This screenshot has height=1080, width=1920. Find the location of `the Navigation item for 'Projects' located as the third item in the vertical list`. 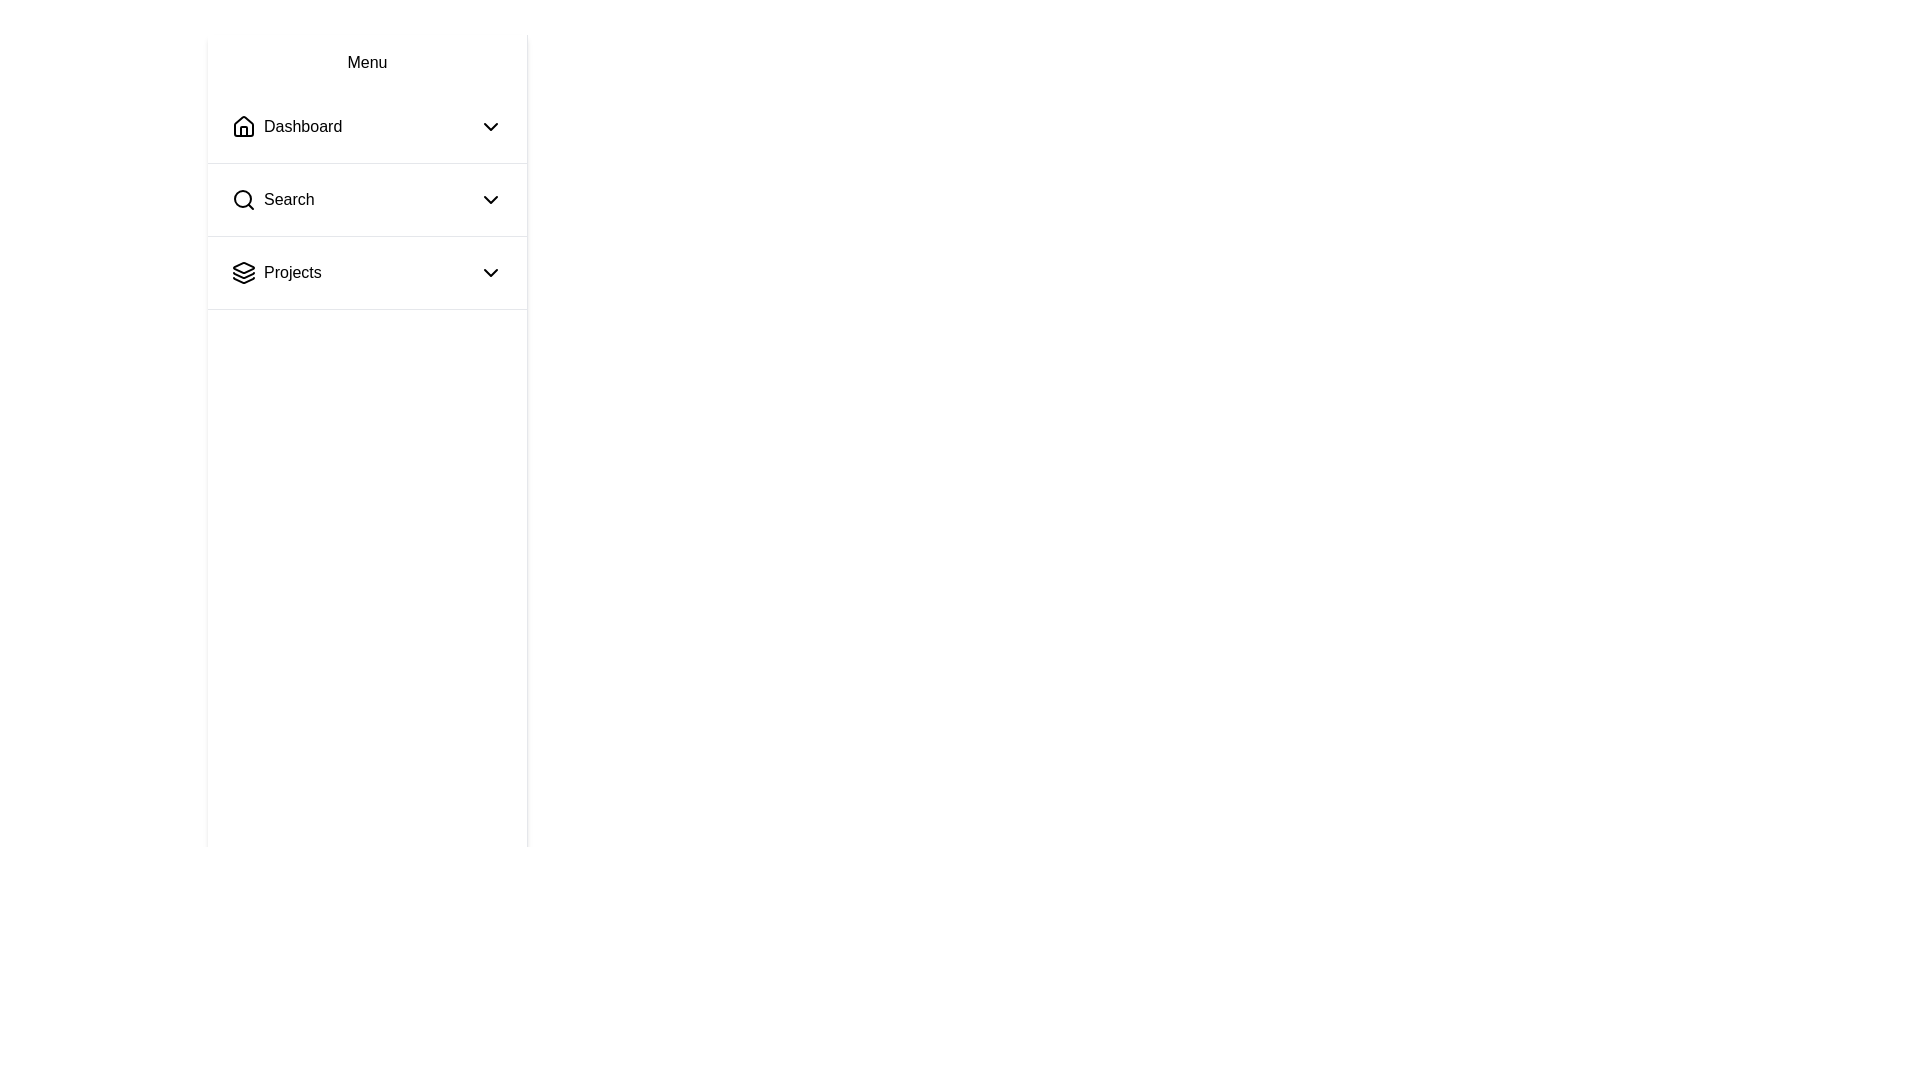

the Navigation item for 'Projects' located as the third item in the vertical list is located at coordinates (367, 273).